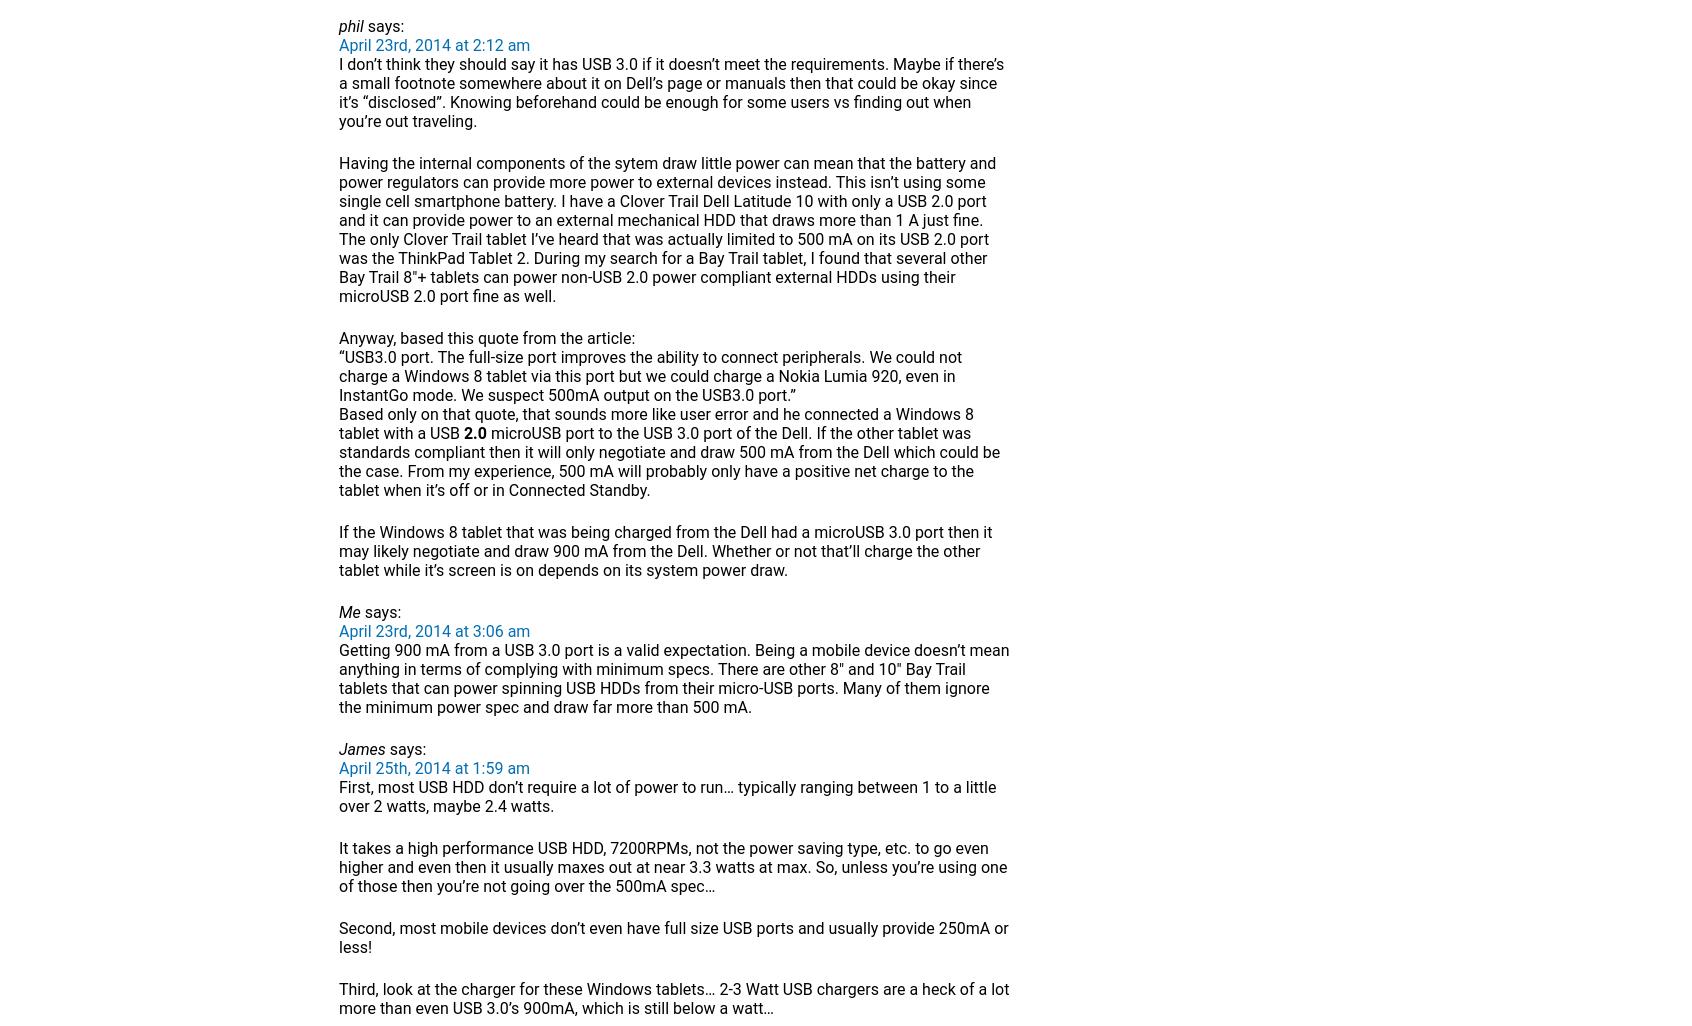  I want to click on '2.0', so click(473, 433).